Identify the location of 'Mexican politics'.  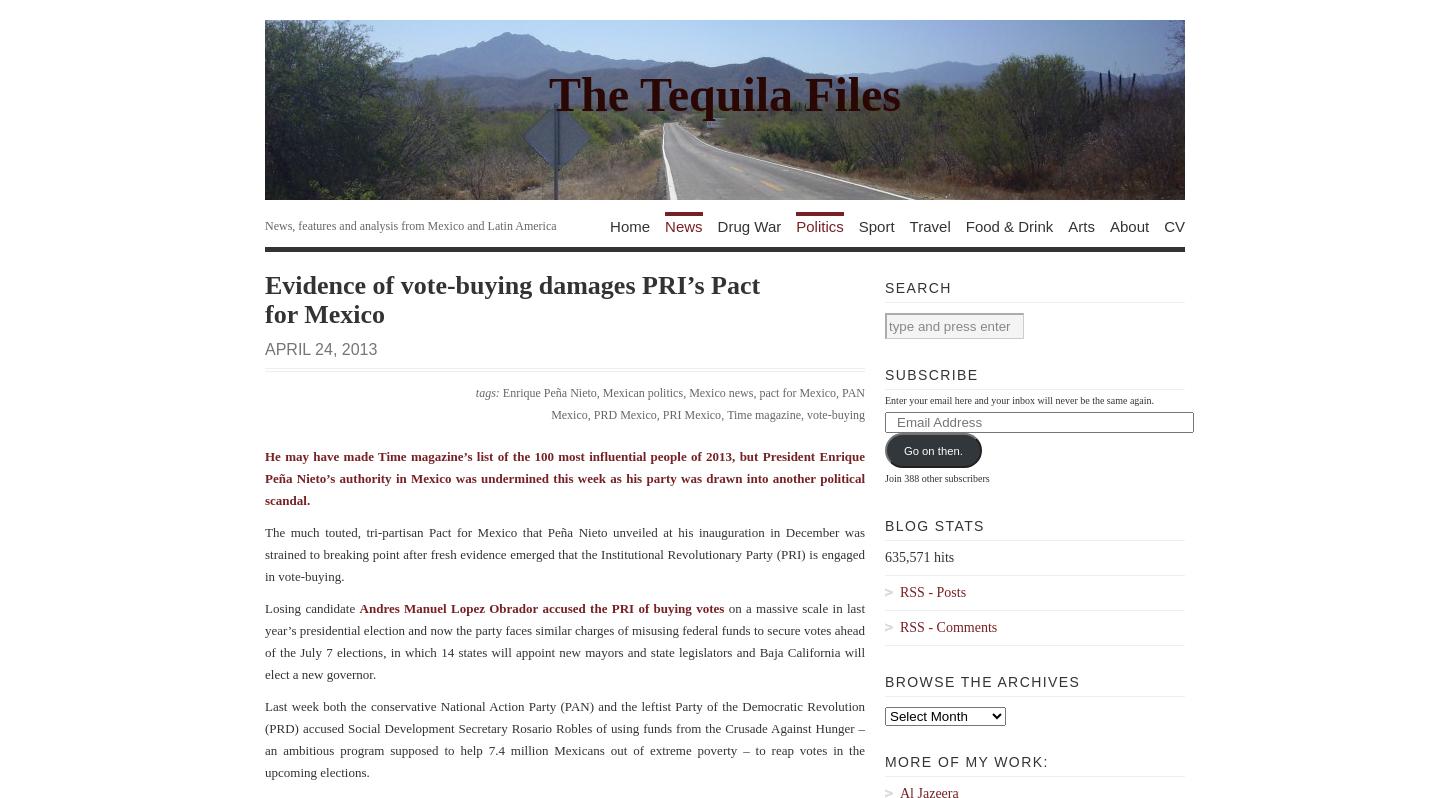
(641, 393).